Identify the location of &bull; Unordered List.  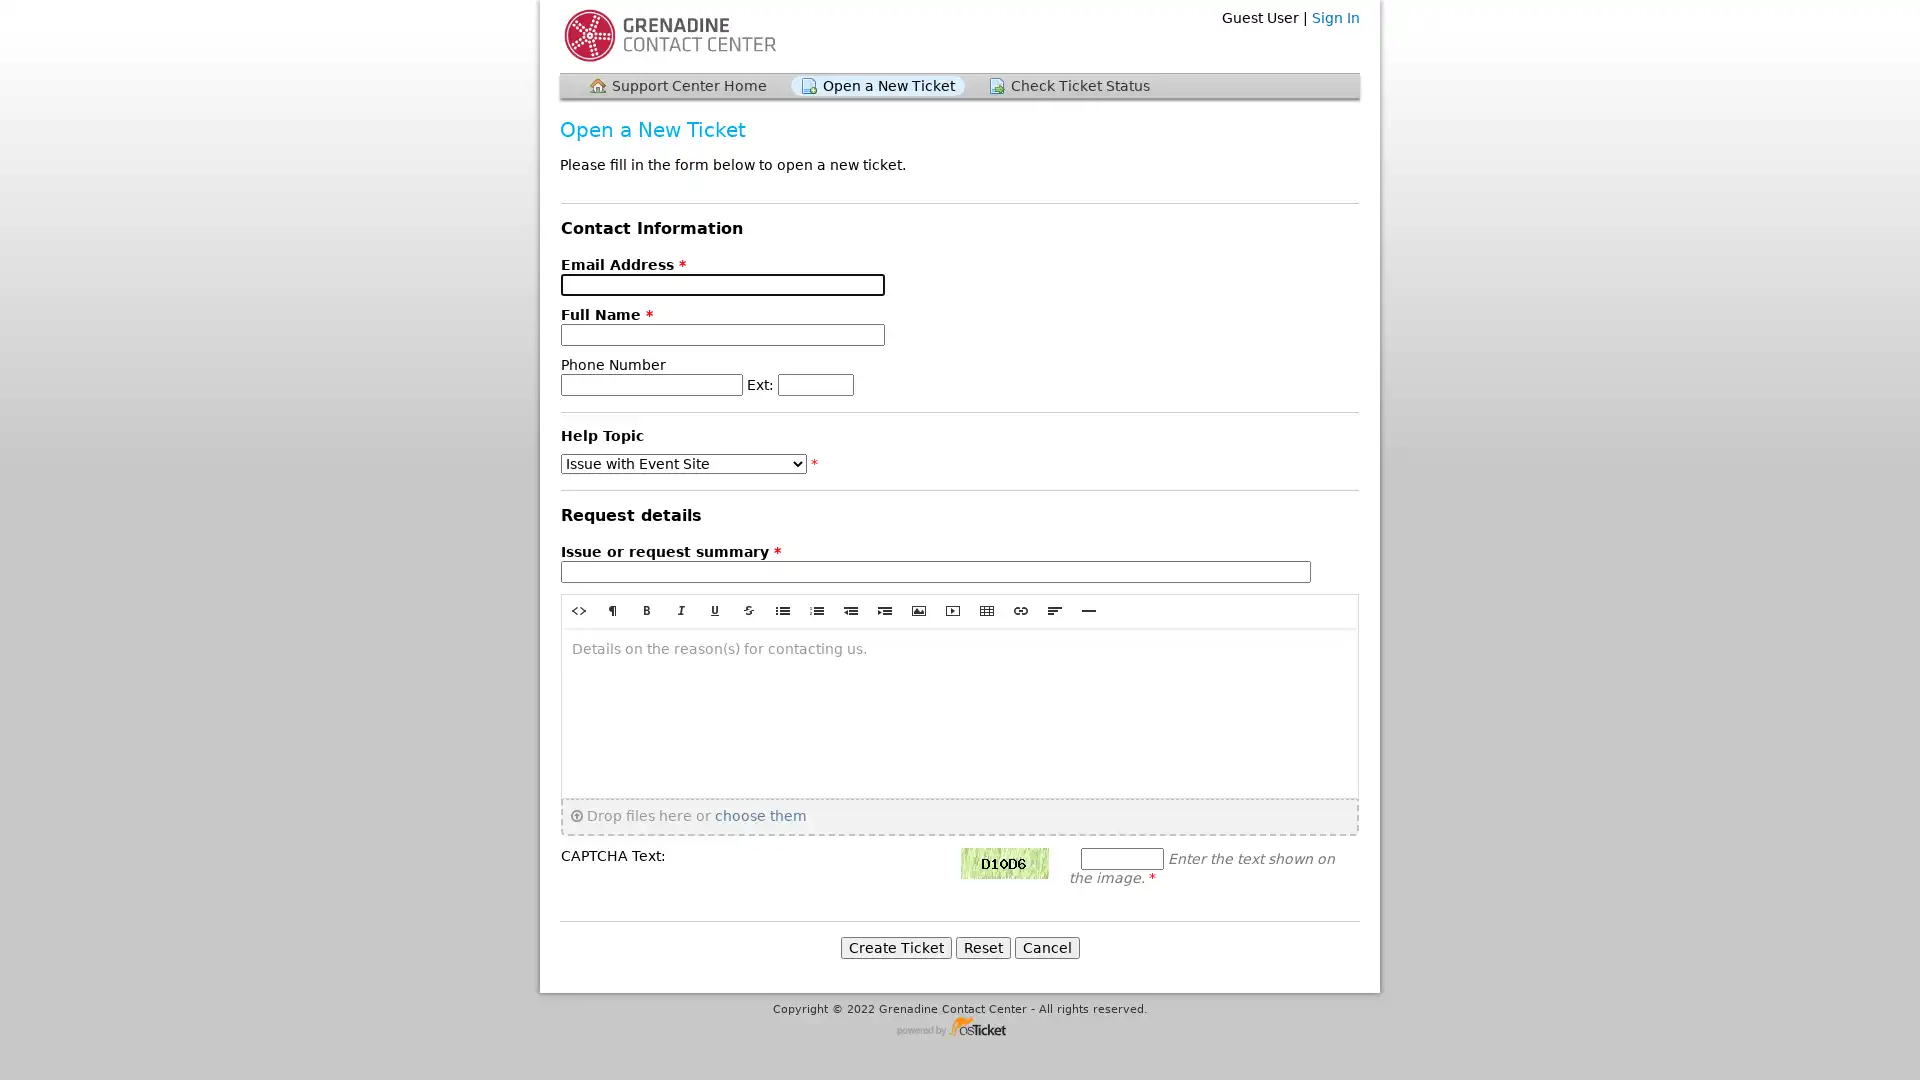
(781, 609).